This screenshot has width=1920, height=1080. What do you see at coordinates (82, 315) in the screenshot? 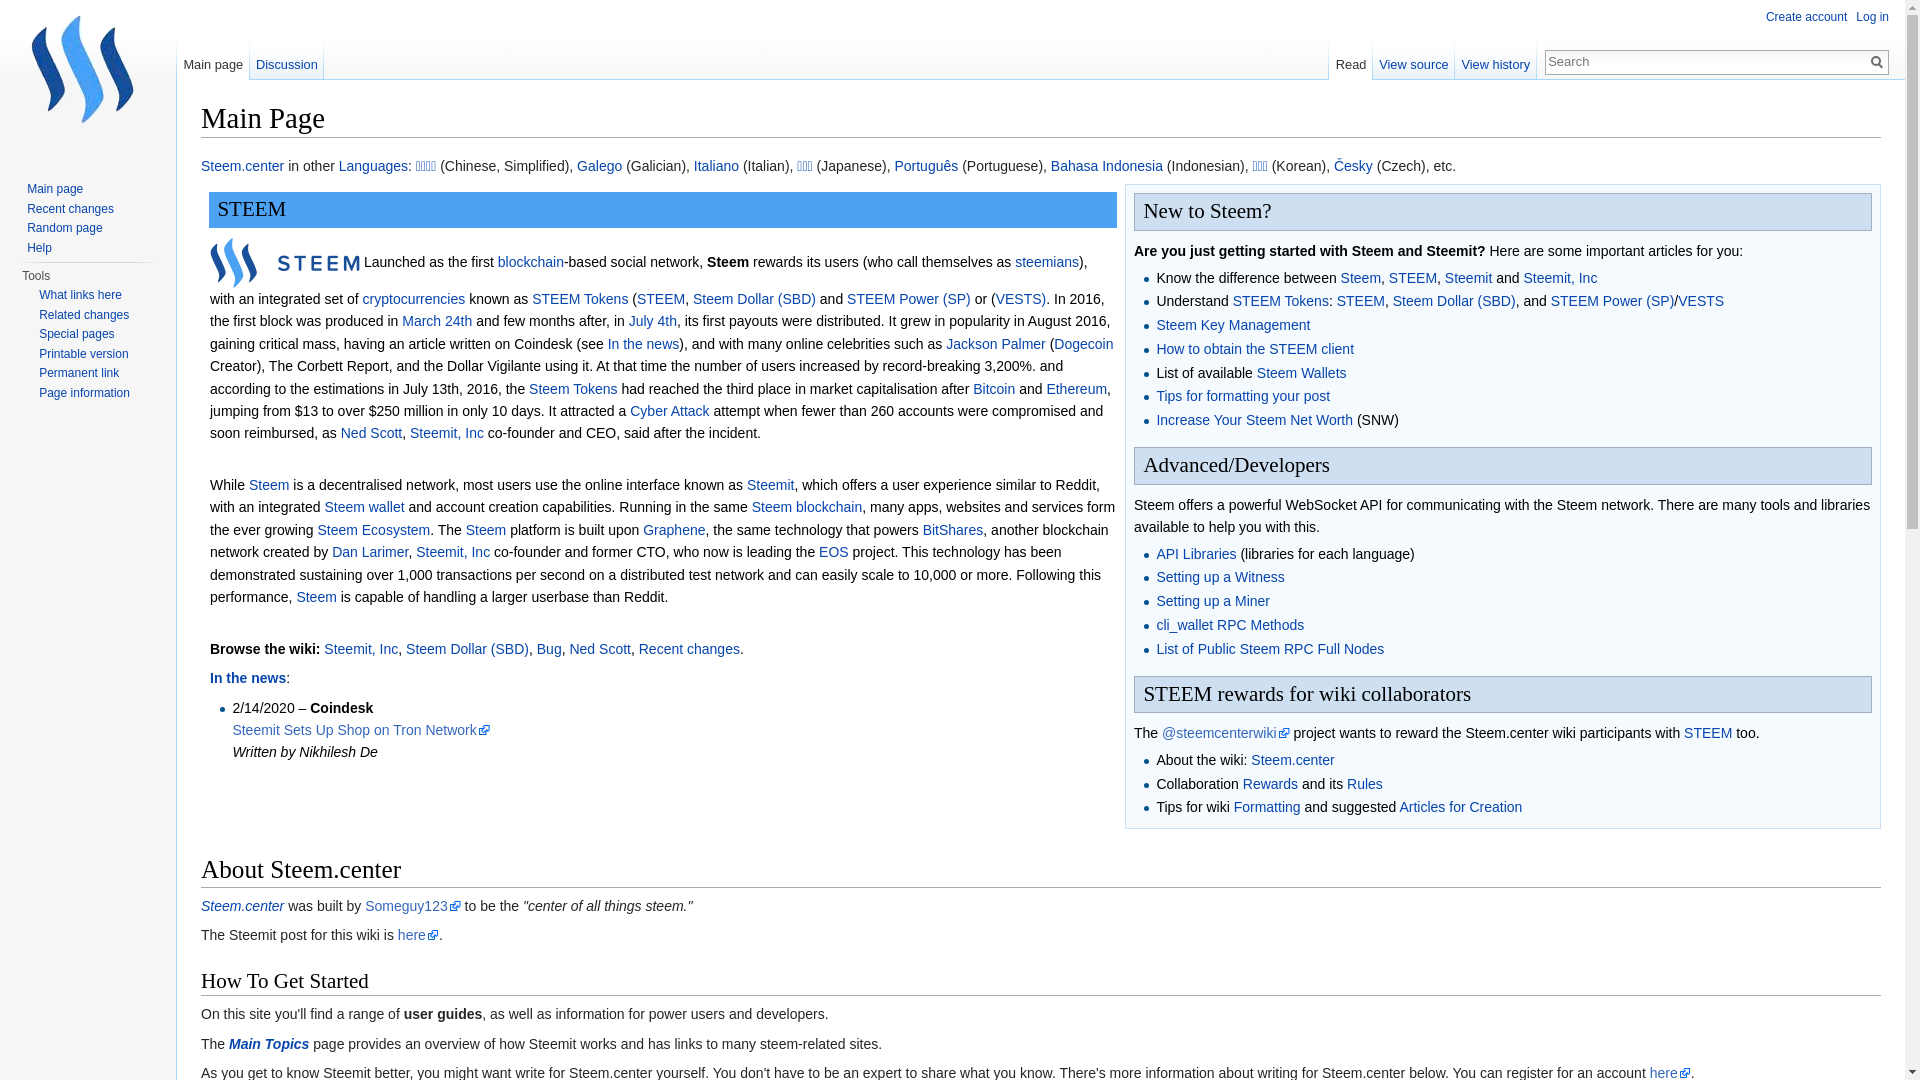
I see `'Related changes'` at bounding box center [82, 315].